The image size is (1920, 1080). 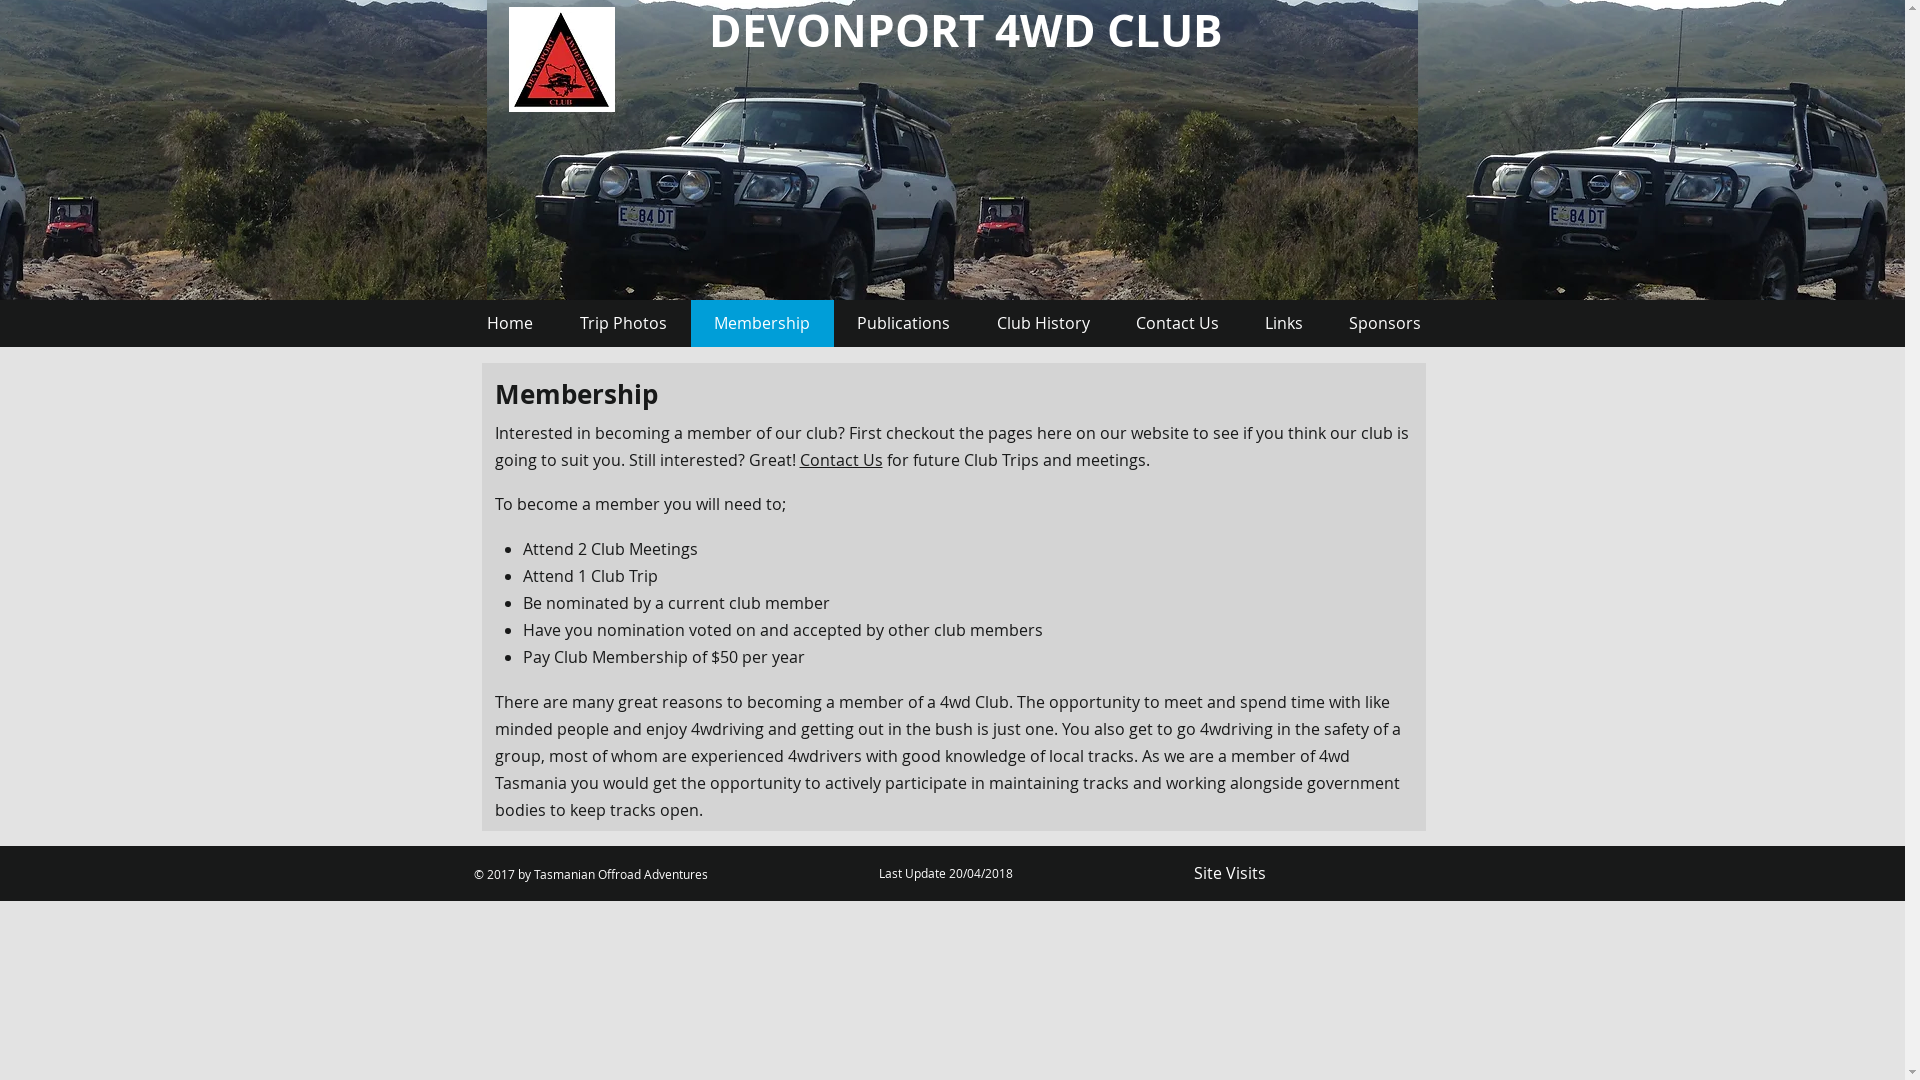 I want to click on 'Club History', so click(x=1042, y=322).